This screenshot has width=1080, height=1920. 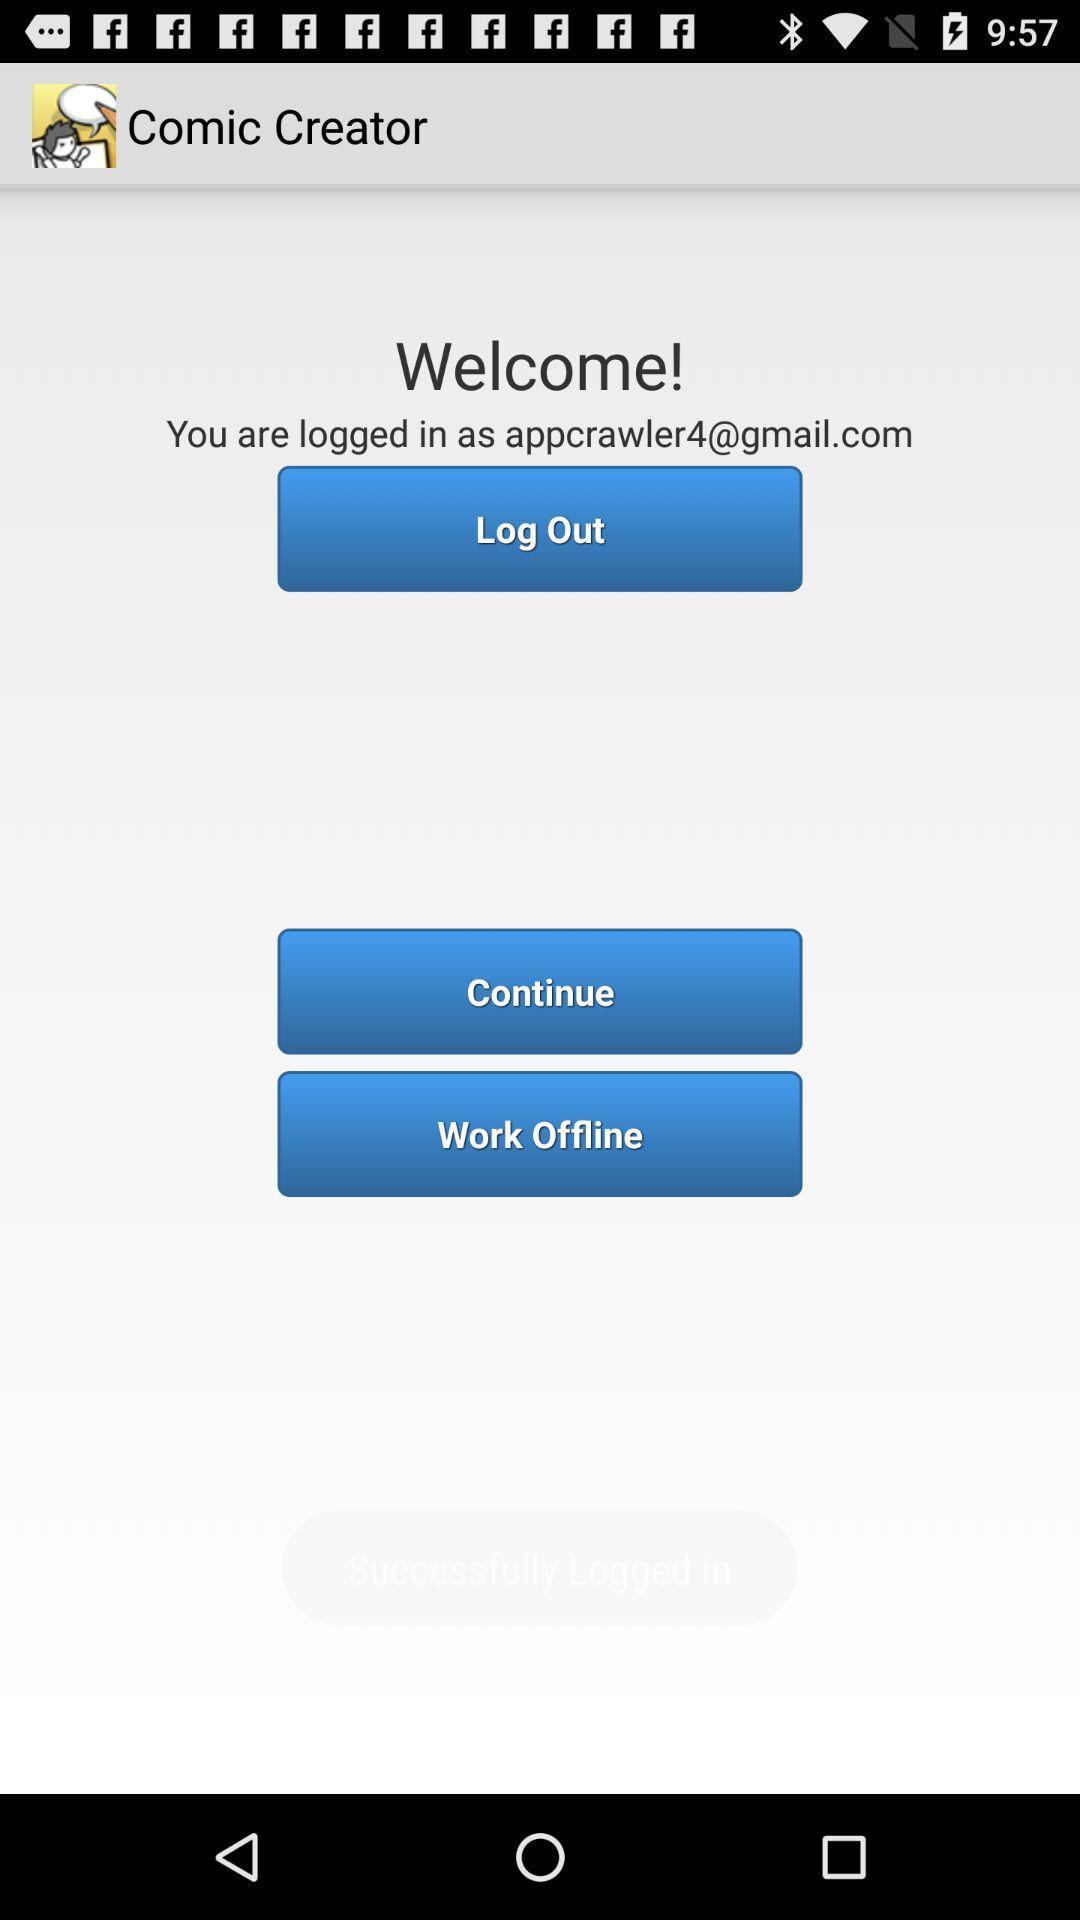 I want to click on the item below the continue item, so click(x=540, y=1133).